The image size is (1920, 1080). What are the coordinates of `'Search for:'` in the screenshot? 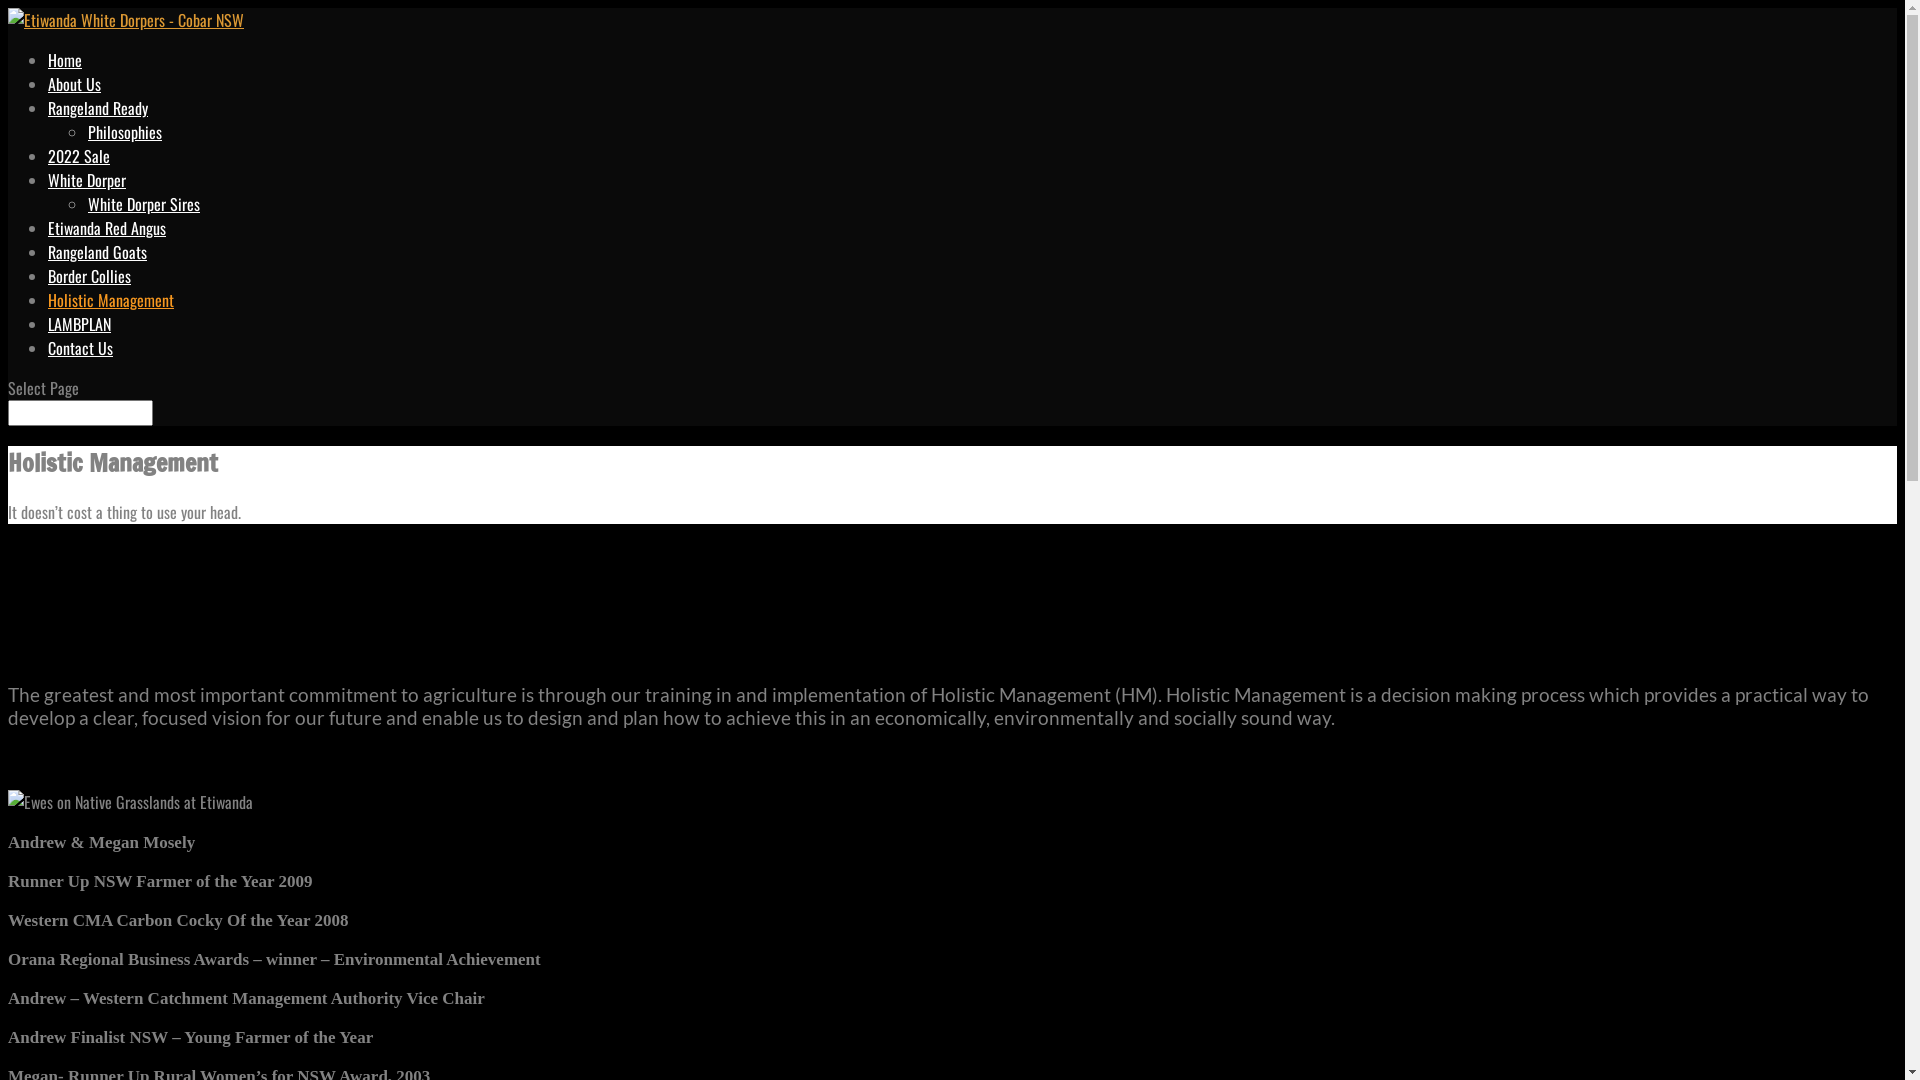 It's located at (80, 411).